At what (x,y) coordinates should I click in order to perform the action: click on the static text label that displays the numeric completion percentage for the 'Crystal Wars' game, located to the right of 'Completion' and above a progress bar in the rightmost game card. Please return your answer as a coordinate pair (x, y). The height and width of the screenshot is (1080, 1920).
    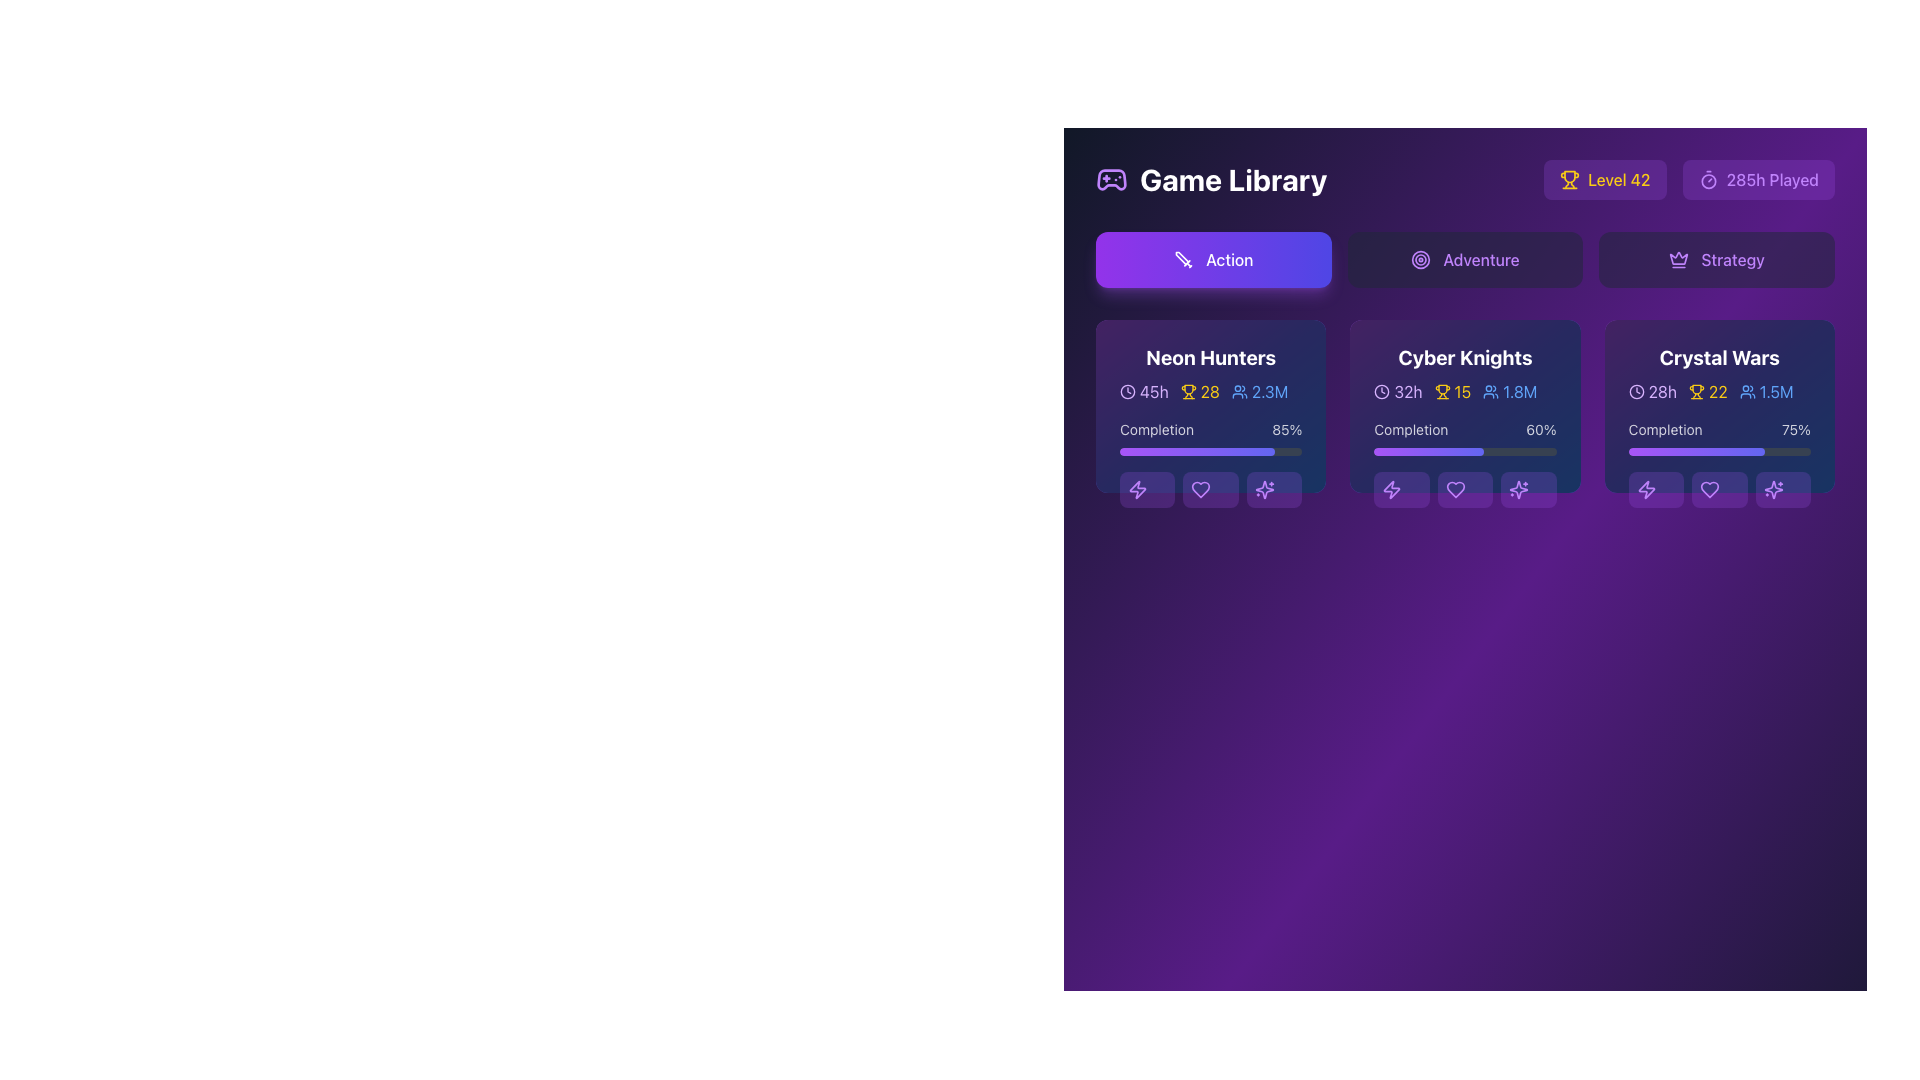
    Looking at the image, I should click on (1796, 428).